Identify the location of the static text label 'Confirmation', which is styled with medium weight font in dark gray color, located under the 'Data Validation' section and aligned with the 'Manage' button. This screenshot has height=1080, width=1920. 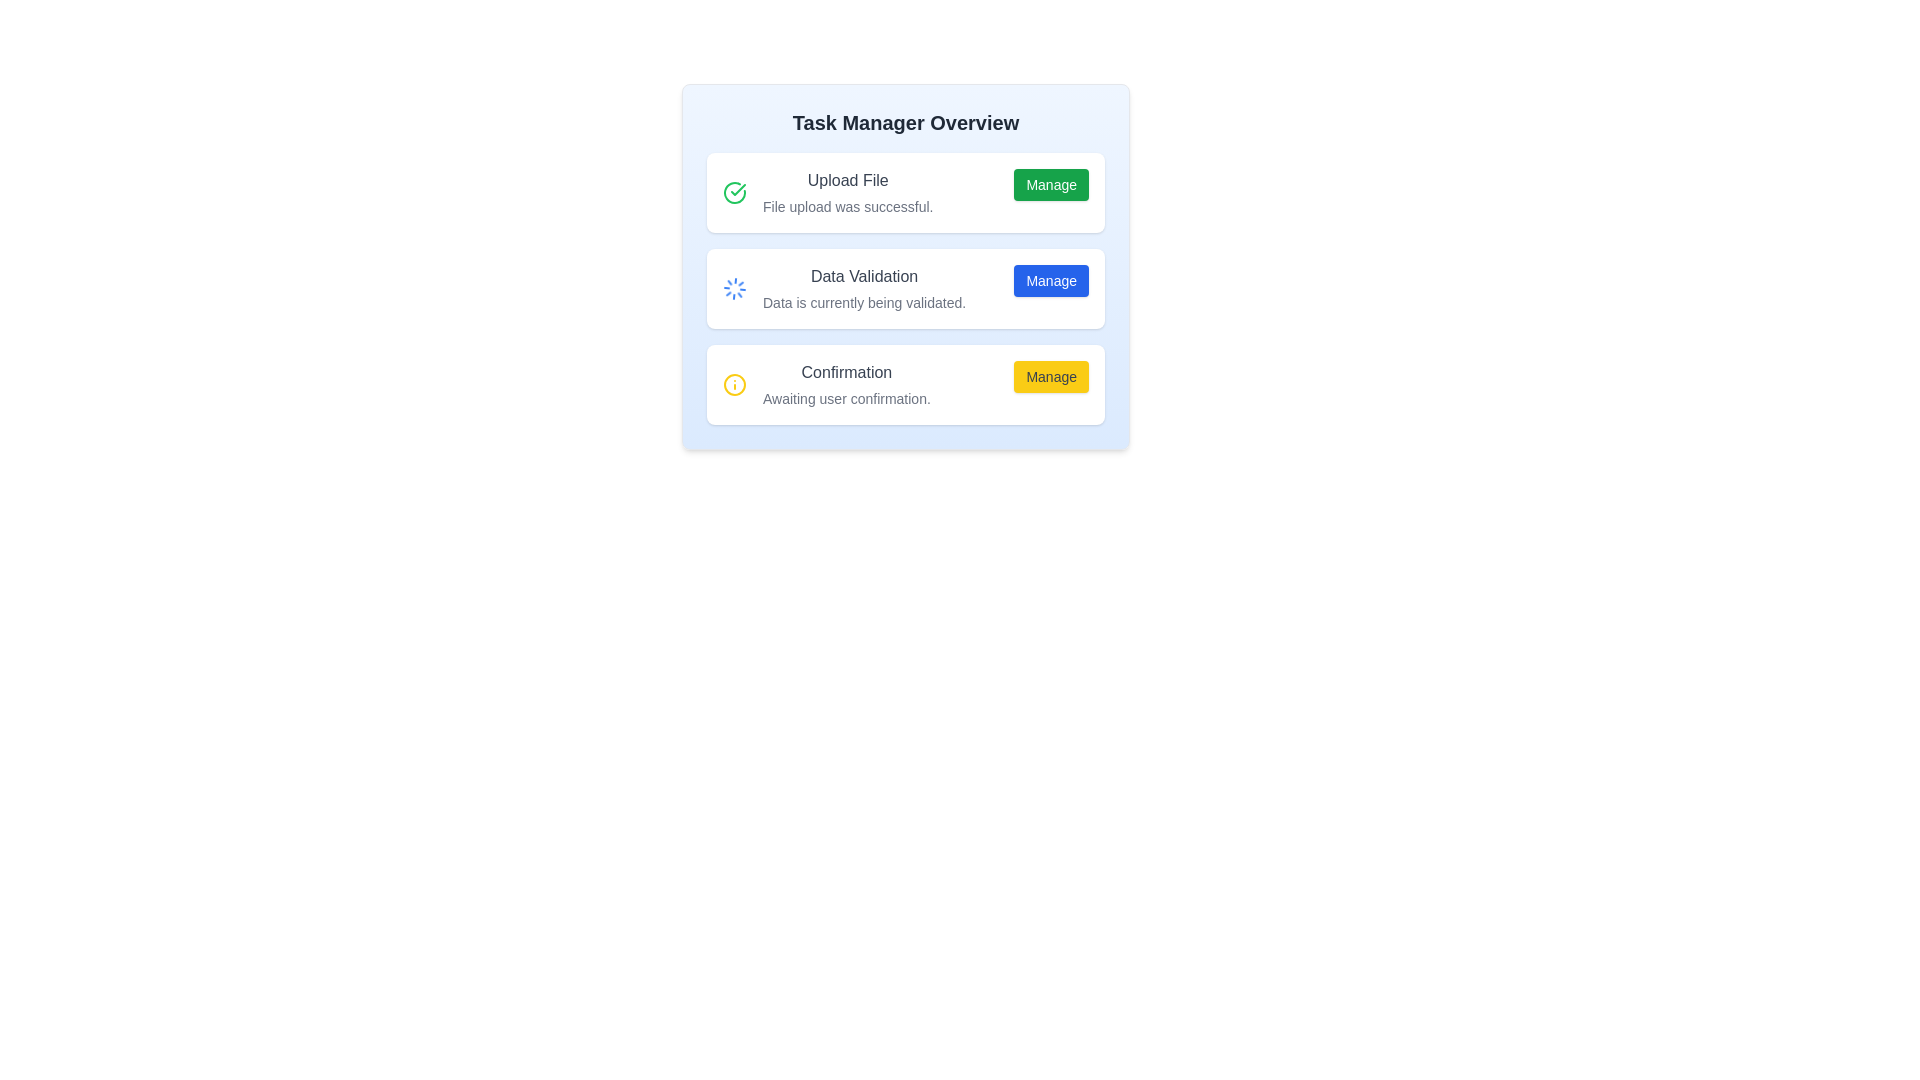
(846, 373).